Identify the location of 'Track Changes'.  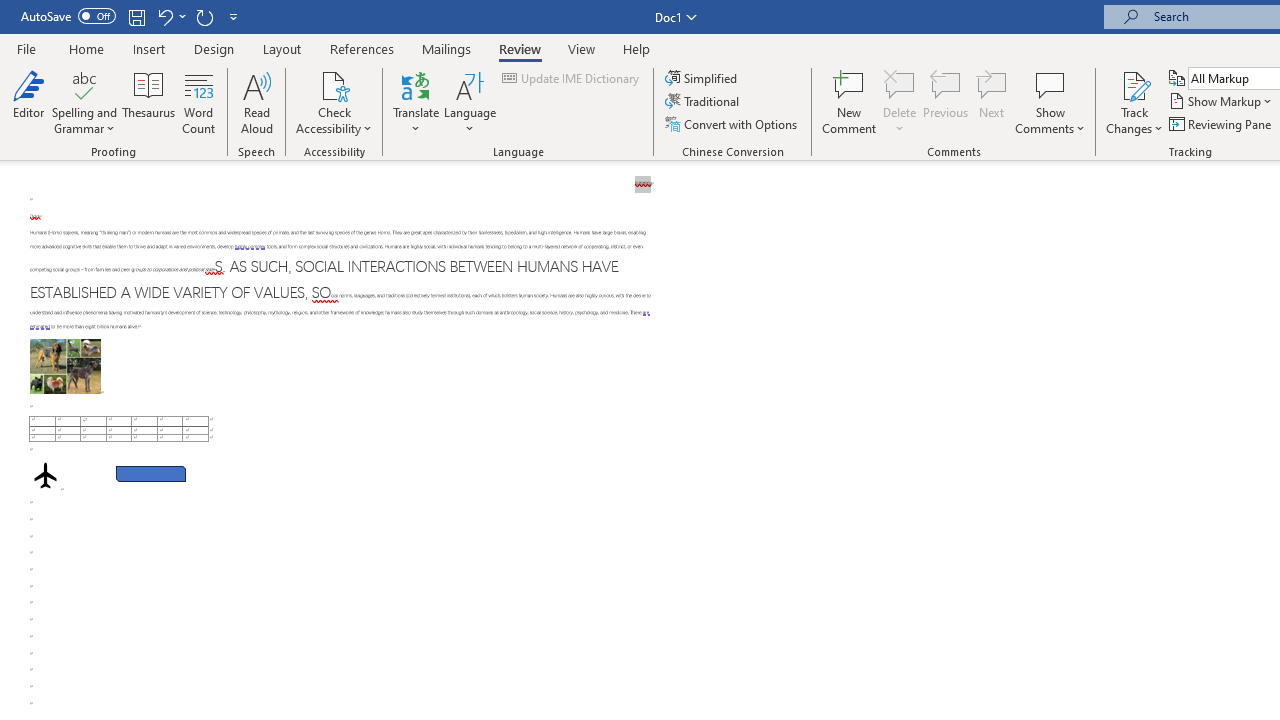
(1134, 84).